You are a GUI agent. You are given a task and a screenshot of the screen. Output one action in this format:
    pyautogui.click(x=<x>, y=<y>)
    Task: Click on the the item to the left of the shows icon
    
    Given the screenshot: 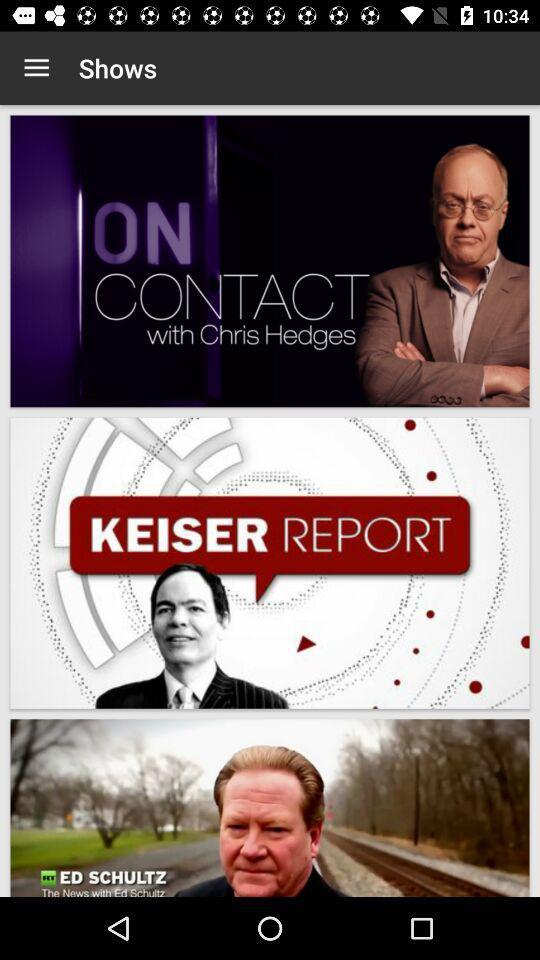 What is the action you would take?
    pyautogui.click(x=36, y=68)
    